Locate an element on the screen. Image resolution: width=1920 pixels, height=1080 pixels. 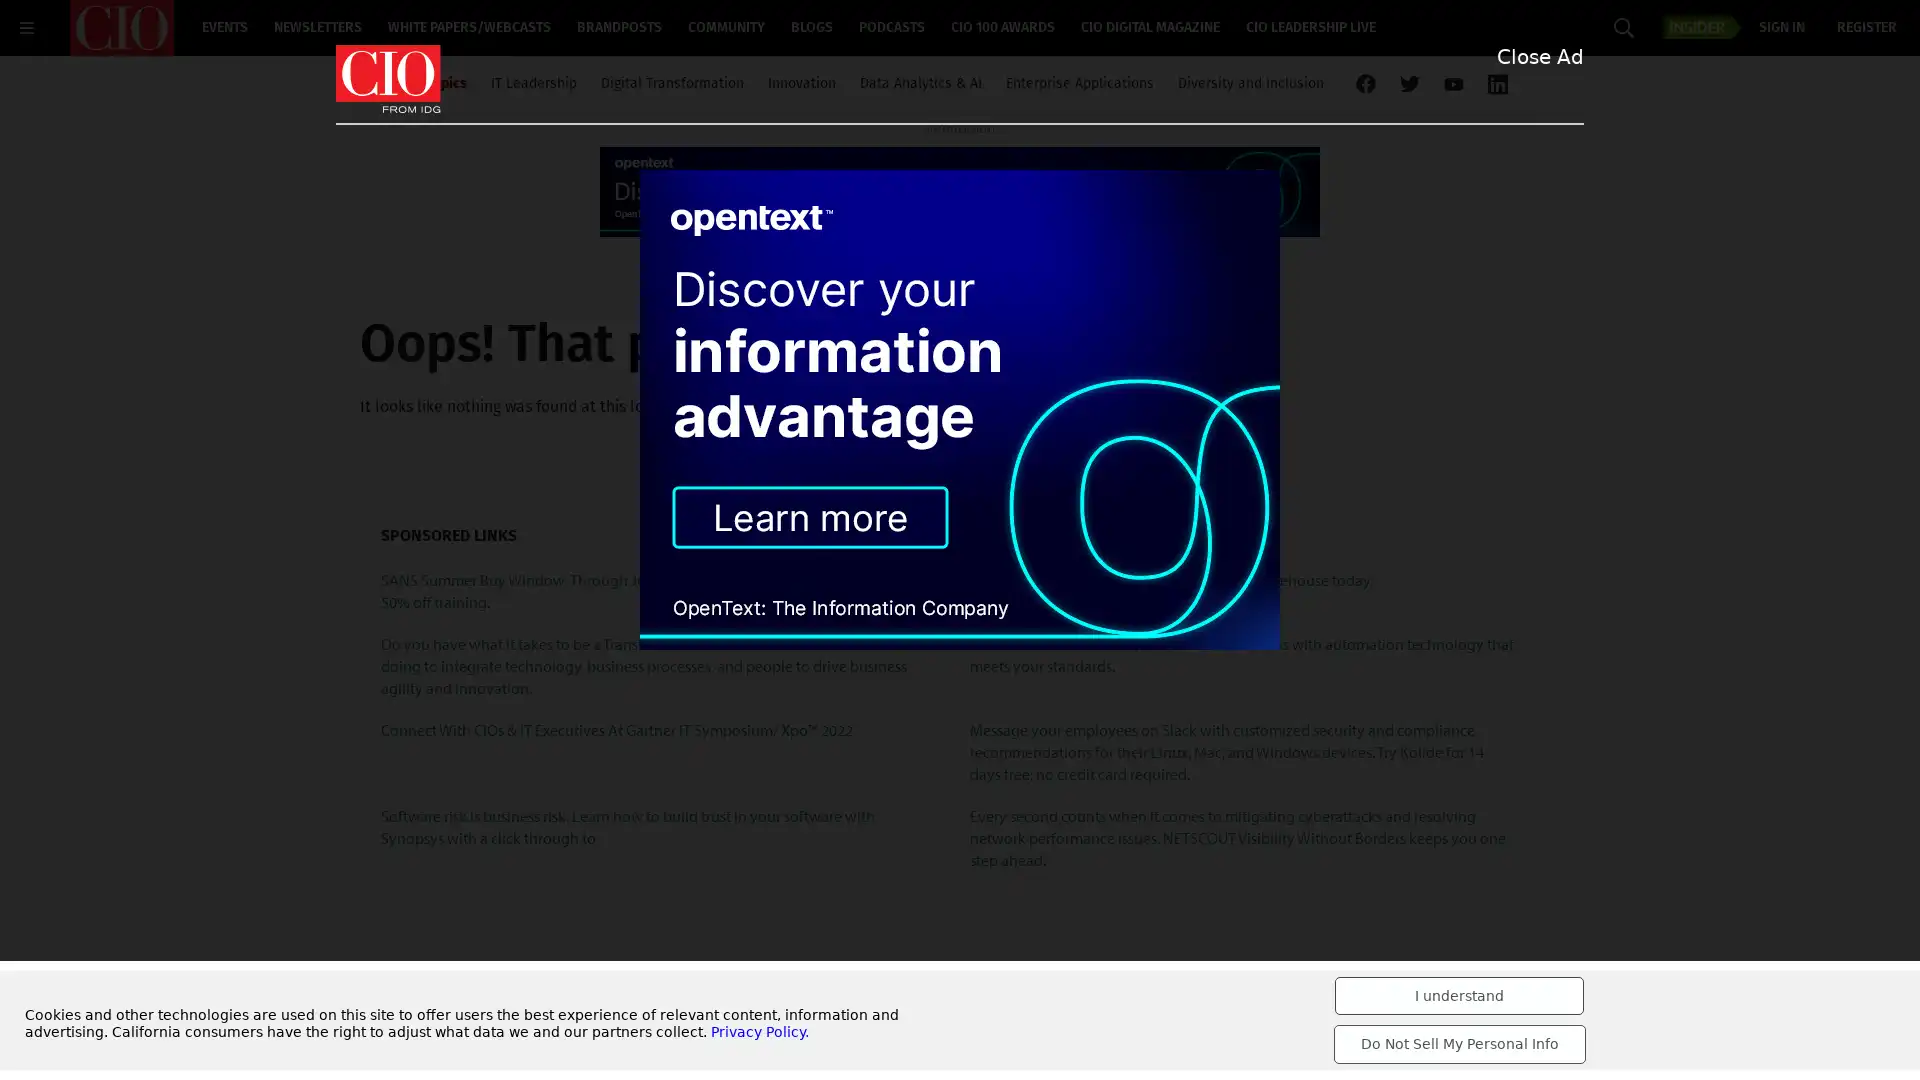
REGISTER is located at coordinates (1866, 28).